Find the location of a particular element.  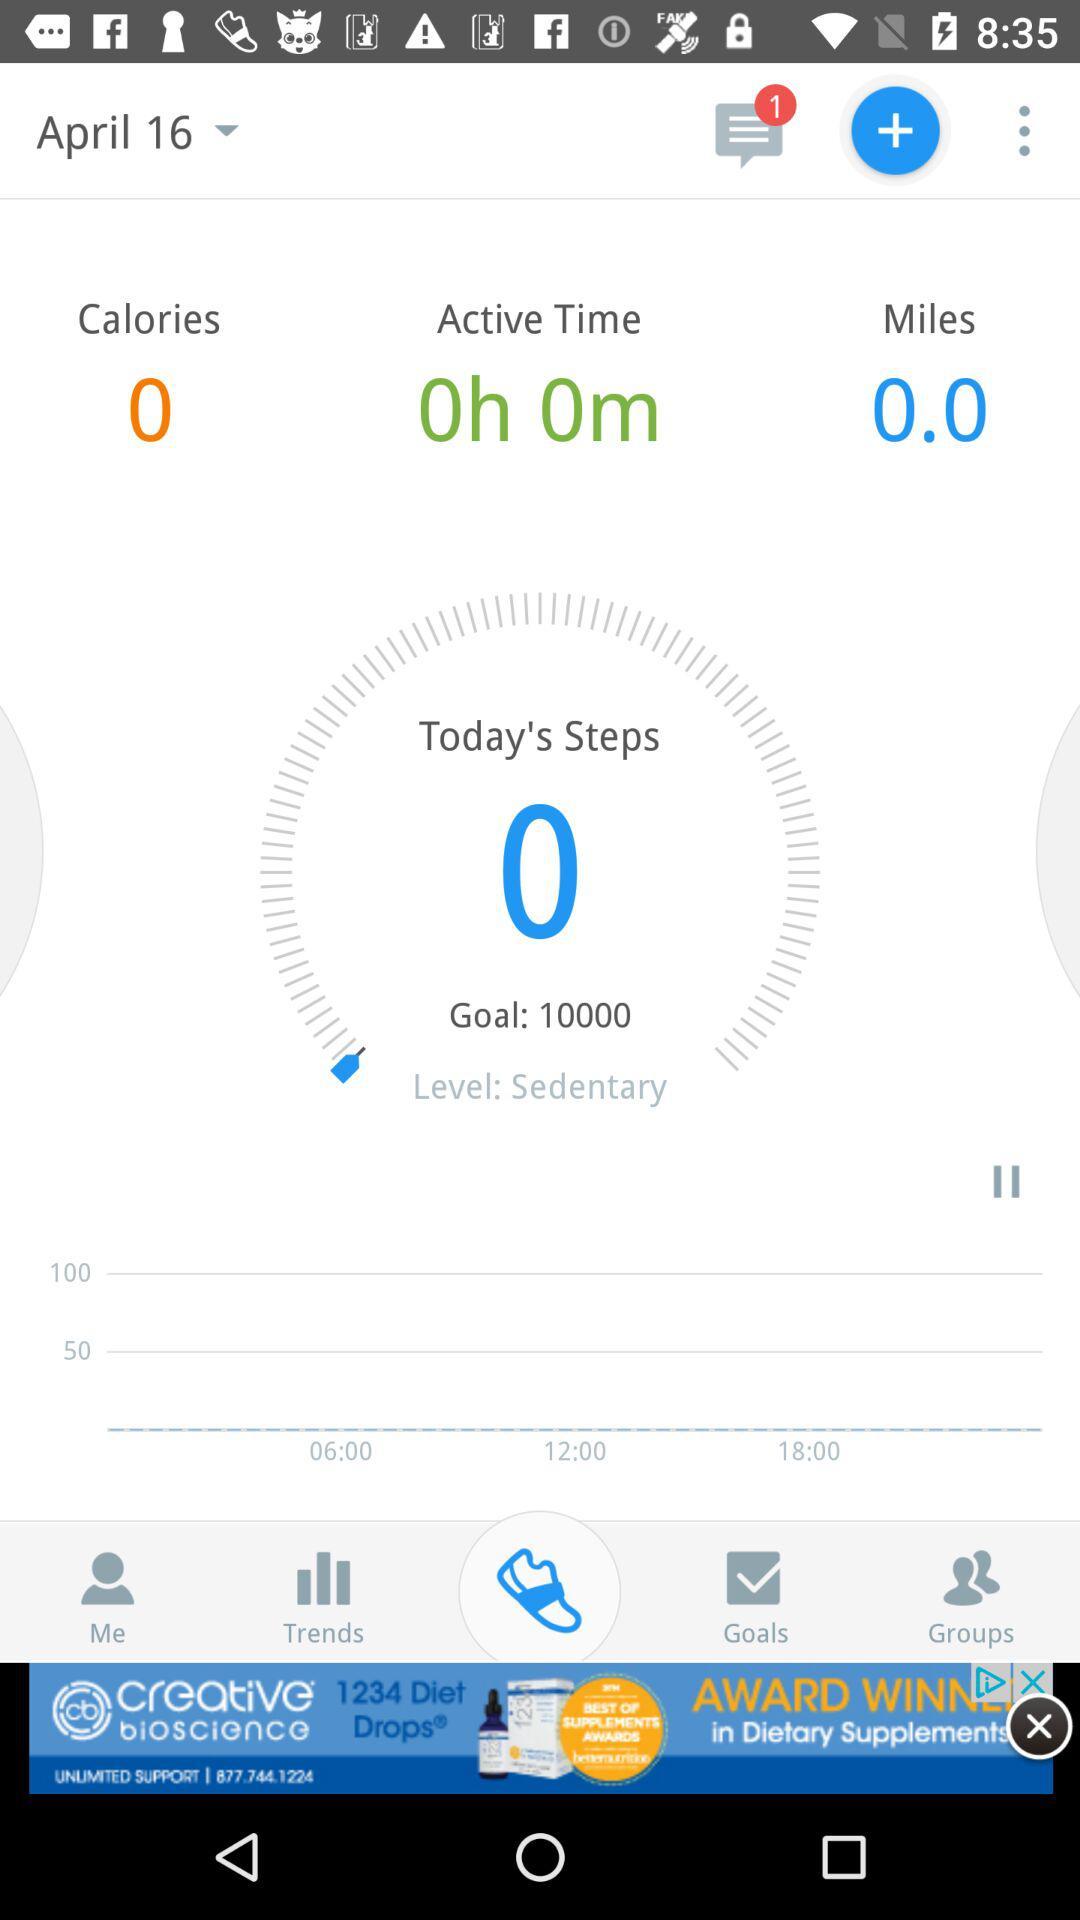

the close icon is located at coordinates (1038, 1725).